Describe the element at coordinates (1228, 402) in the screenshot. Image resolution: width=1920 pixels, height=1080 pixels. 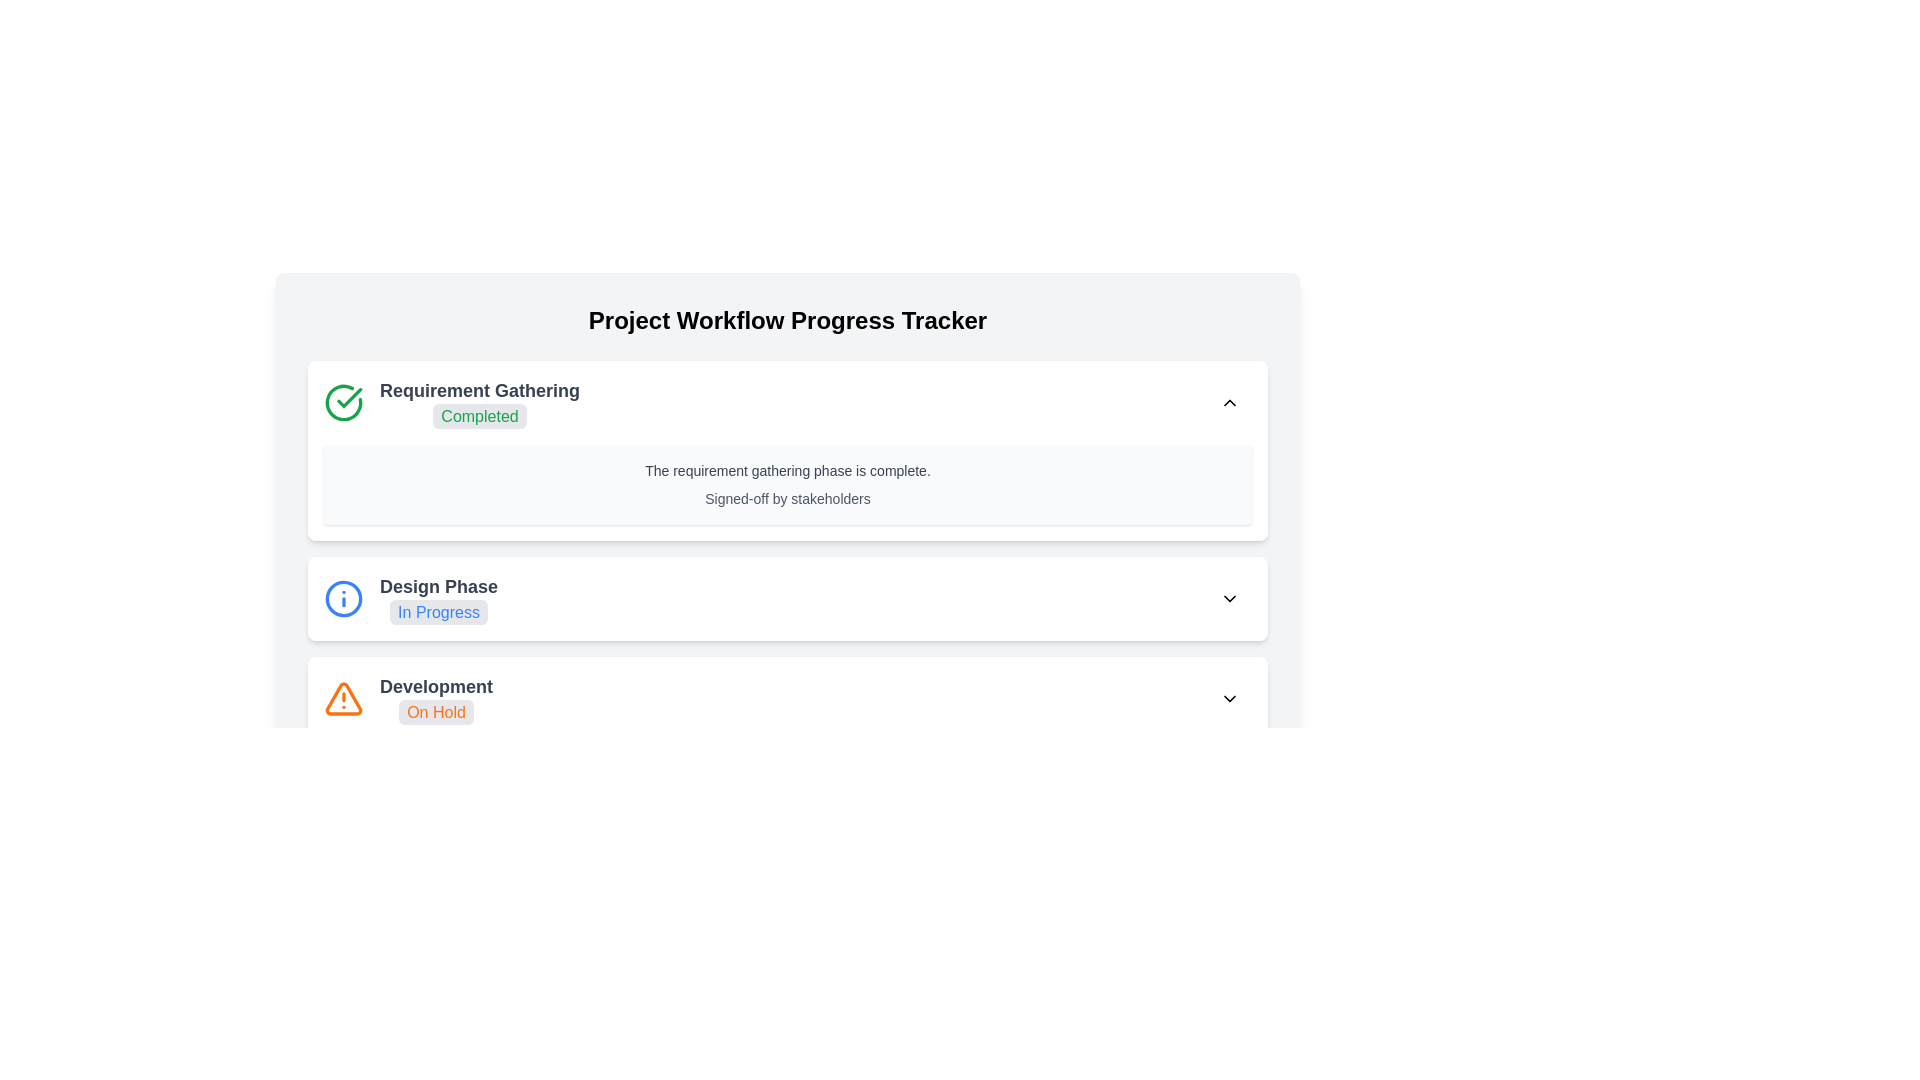
I see `the interactive toggle button with a chevron arrow pointing upwards, located at the far right end of the 'Requirement Gathering' section header` at that location.